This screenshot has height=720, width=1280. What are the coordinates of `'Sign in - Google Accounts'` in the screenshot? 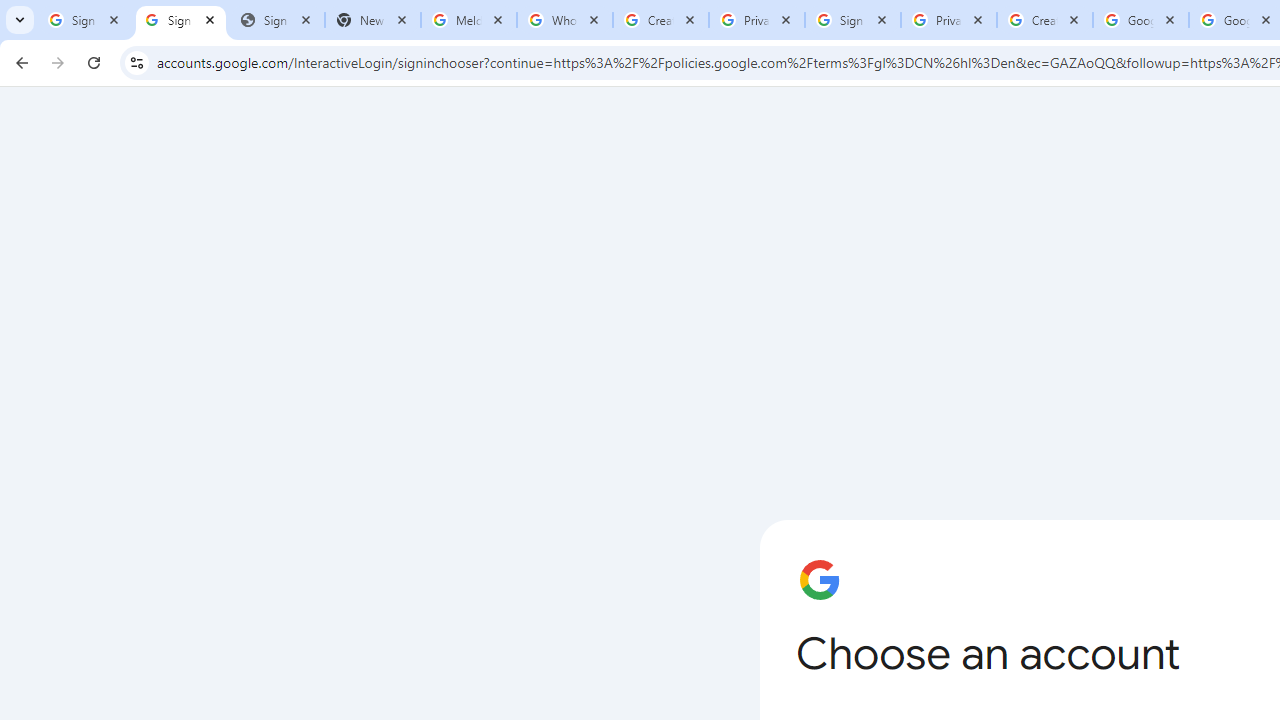 It's located at (181, 20).